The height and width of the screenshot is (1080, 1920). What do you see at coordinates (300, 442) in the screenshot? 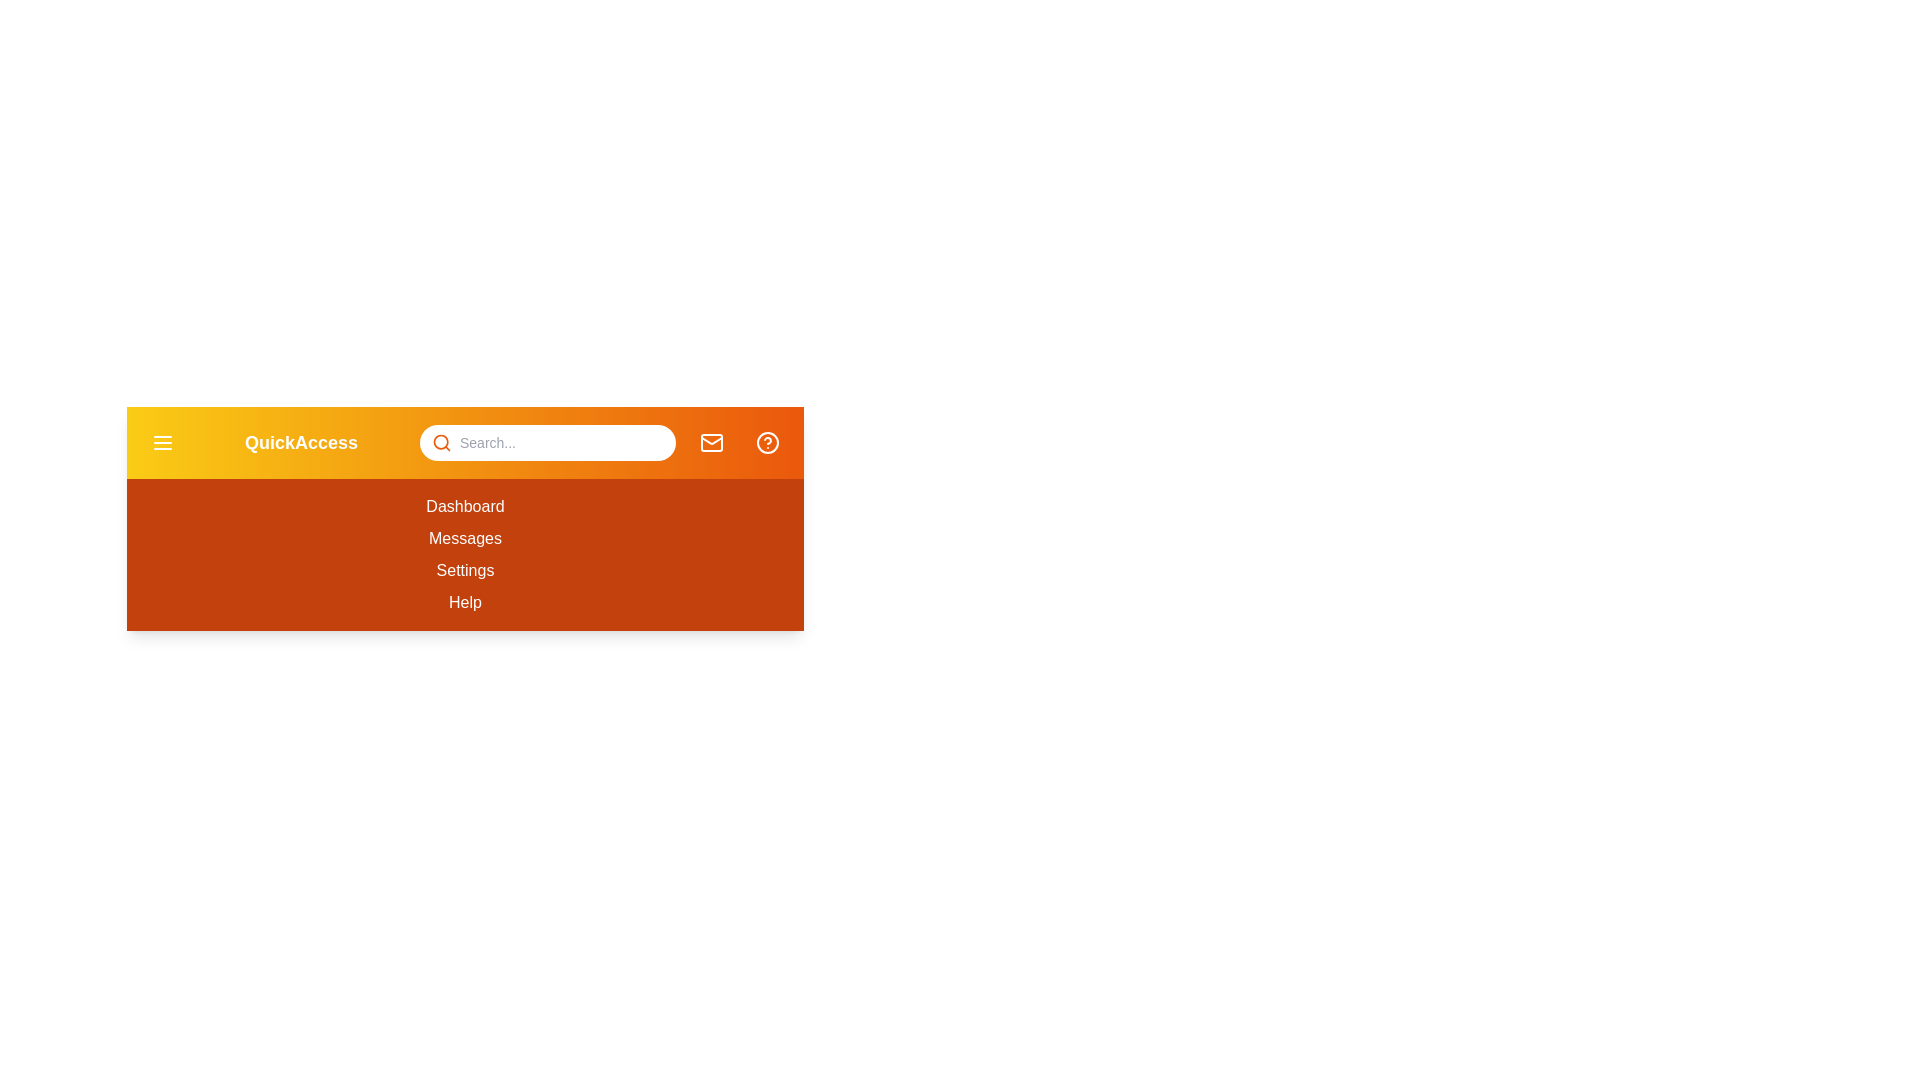
I see `the 'QuickAccess' text label located in the horizontal navigation bar, positioned to the left of the search bar` at bounding box center [300, 442].